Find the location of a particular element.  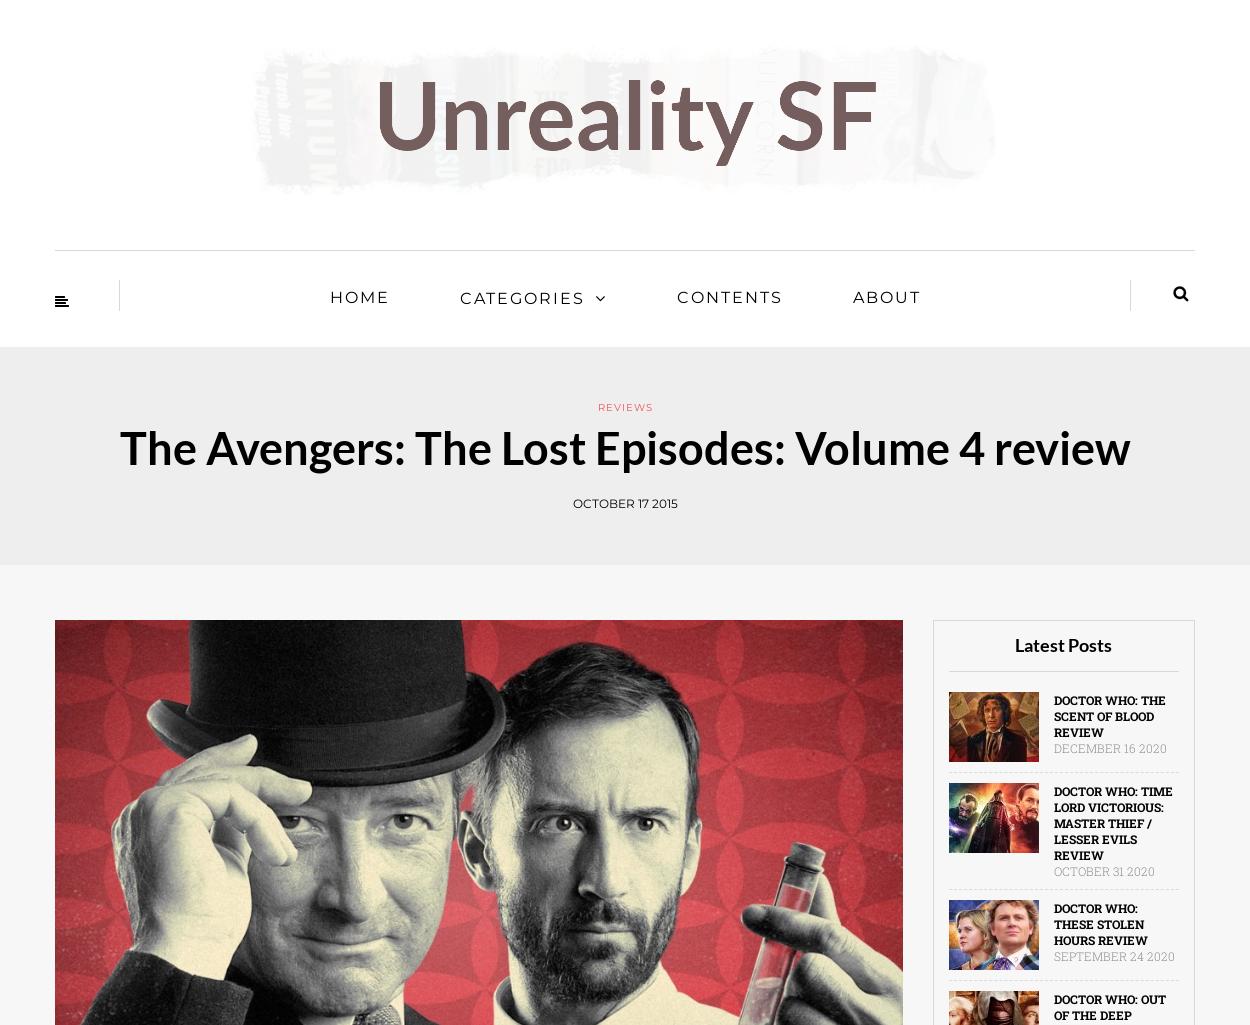

'October 17 2015' is located at coordinates (623, 503).